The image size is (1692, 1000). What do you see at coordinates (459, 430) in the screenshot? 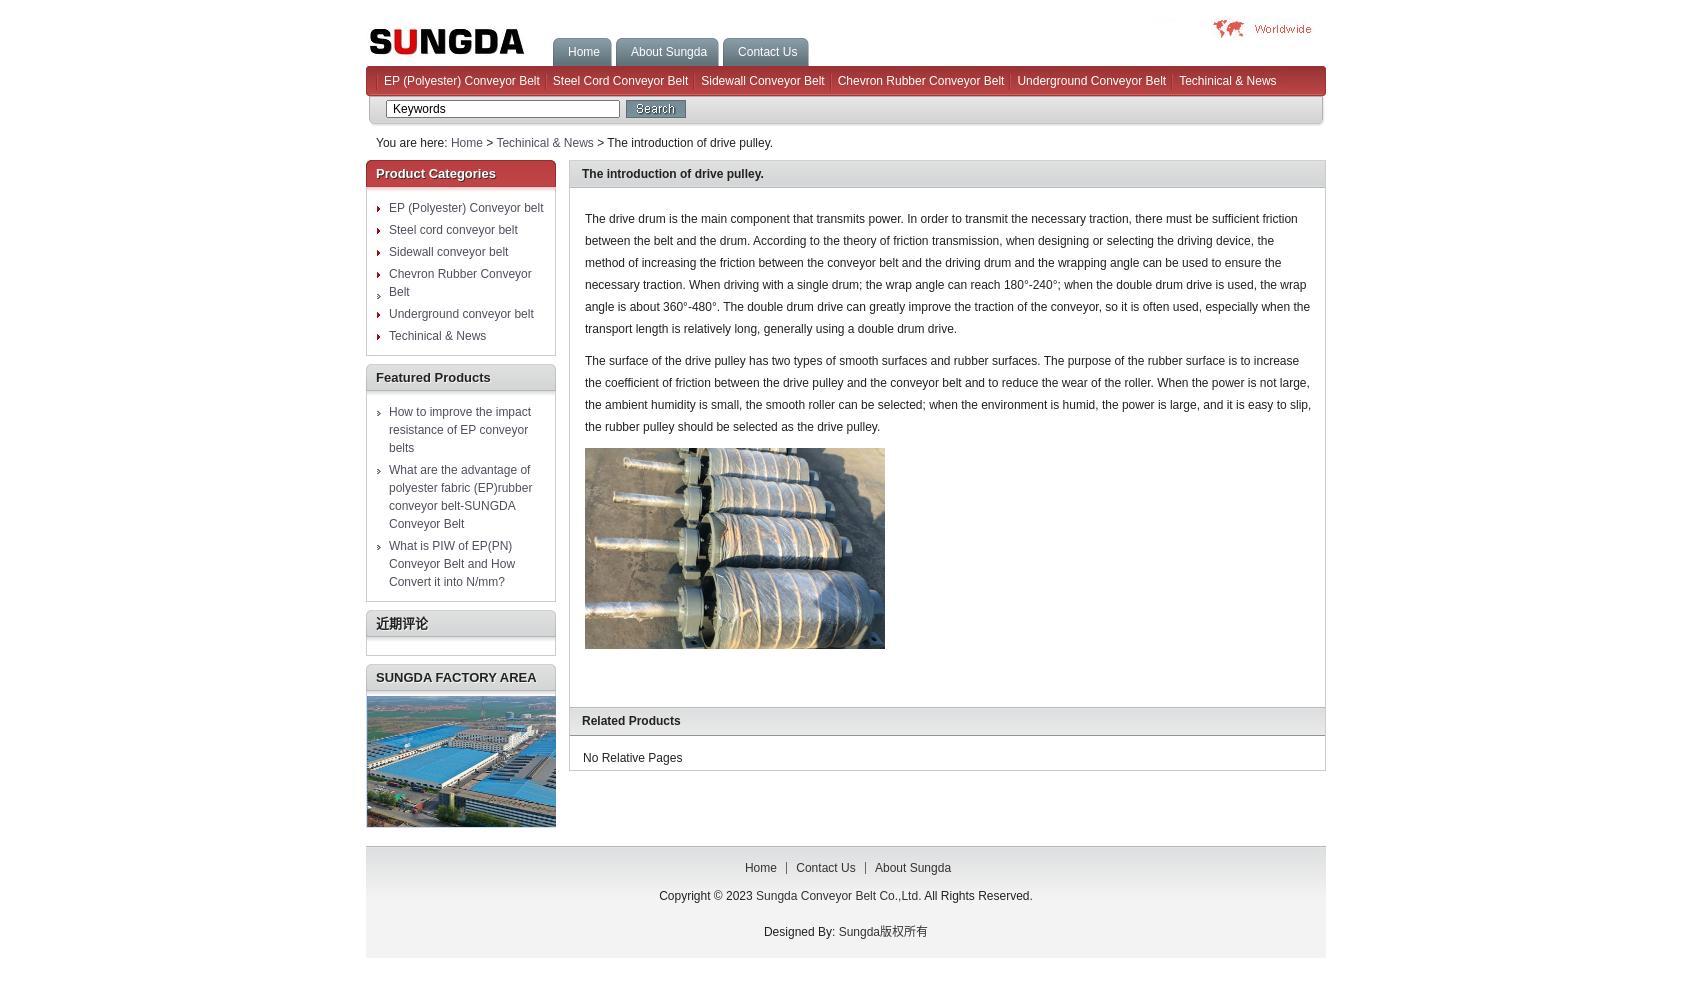
I see `'How to improve the impact resistance of EP conveyor belts'` at bounding box center [459, 430].